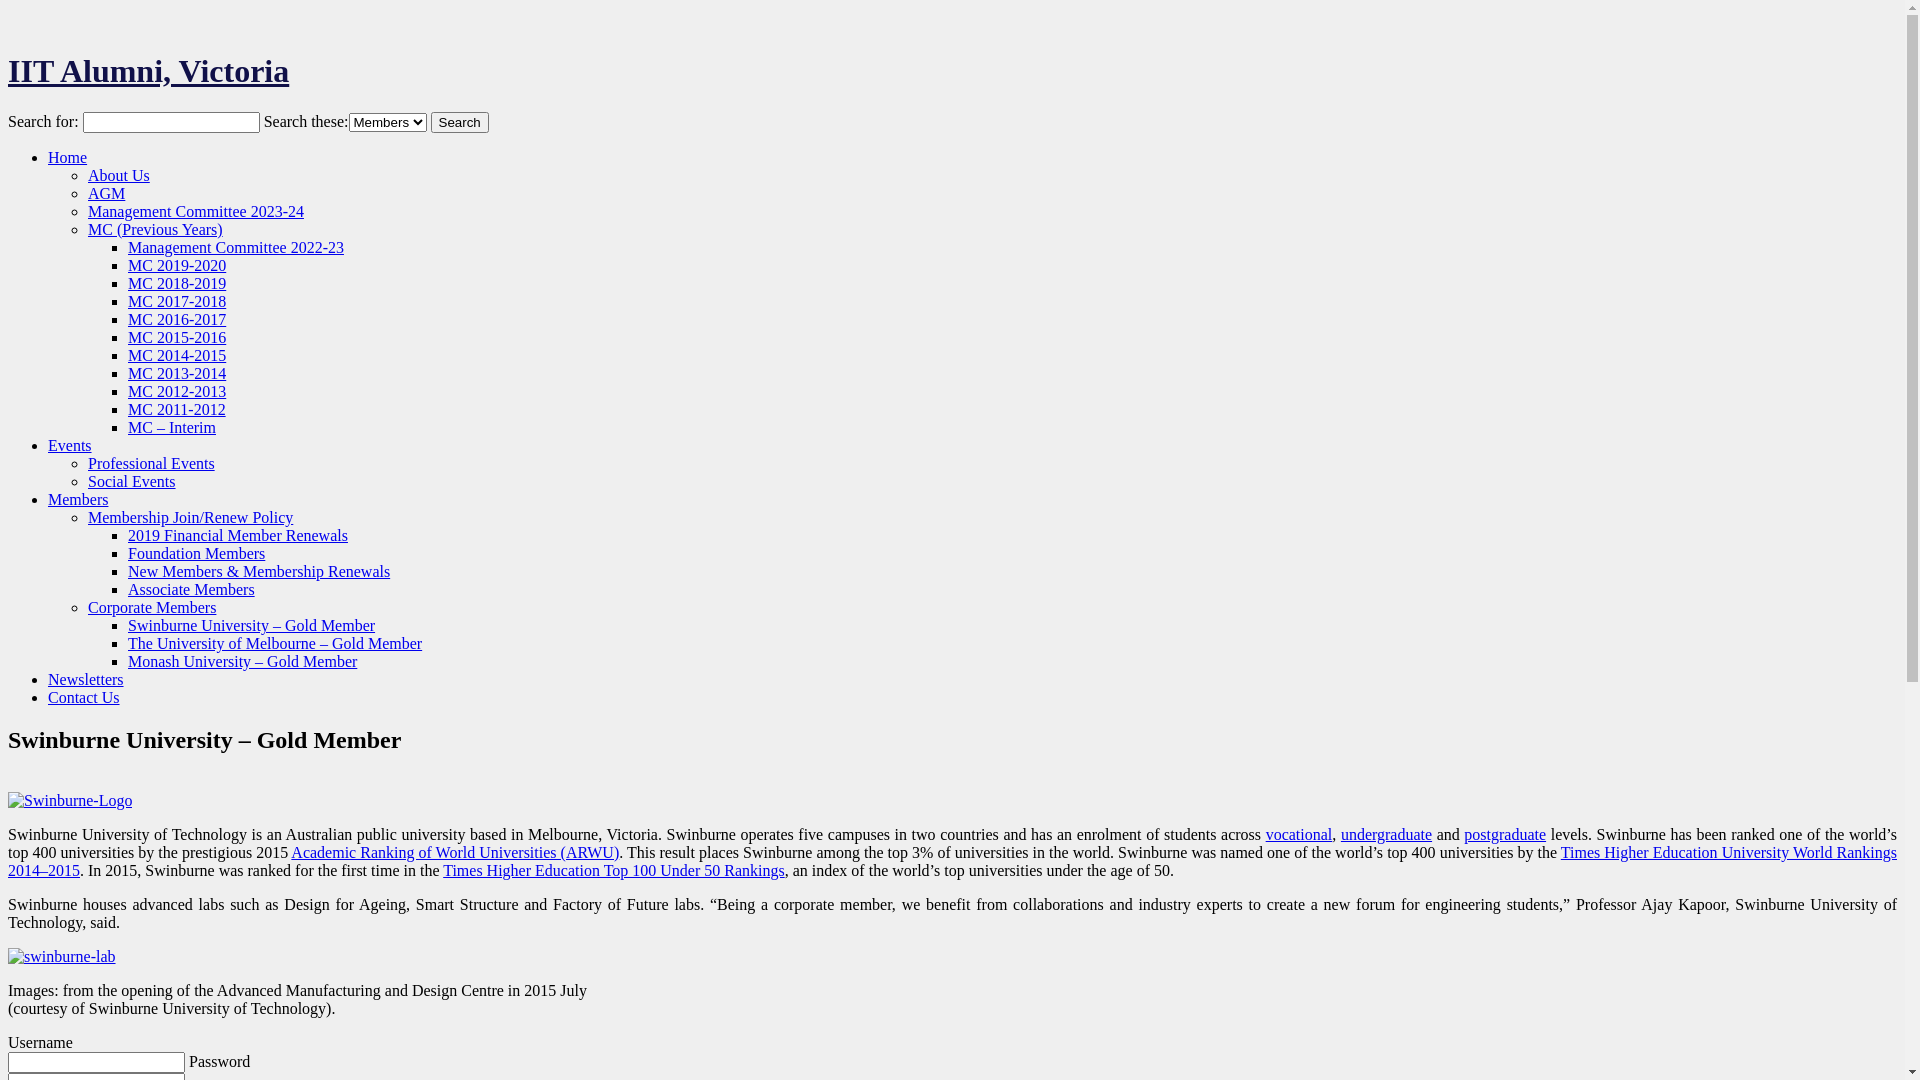 The height and width of the screenshot is (1080, 1920). Describe the element at coordinates (118, 174) in the screenshot. I see `'About Us'` at that location.